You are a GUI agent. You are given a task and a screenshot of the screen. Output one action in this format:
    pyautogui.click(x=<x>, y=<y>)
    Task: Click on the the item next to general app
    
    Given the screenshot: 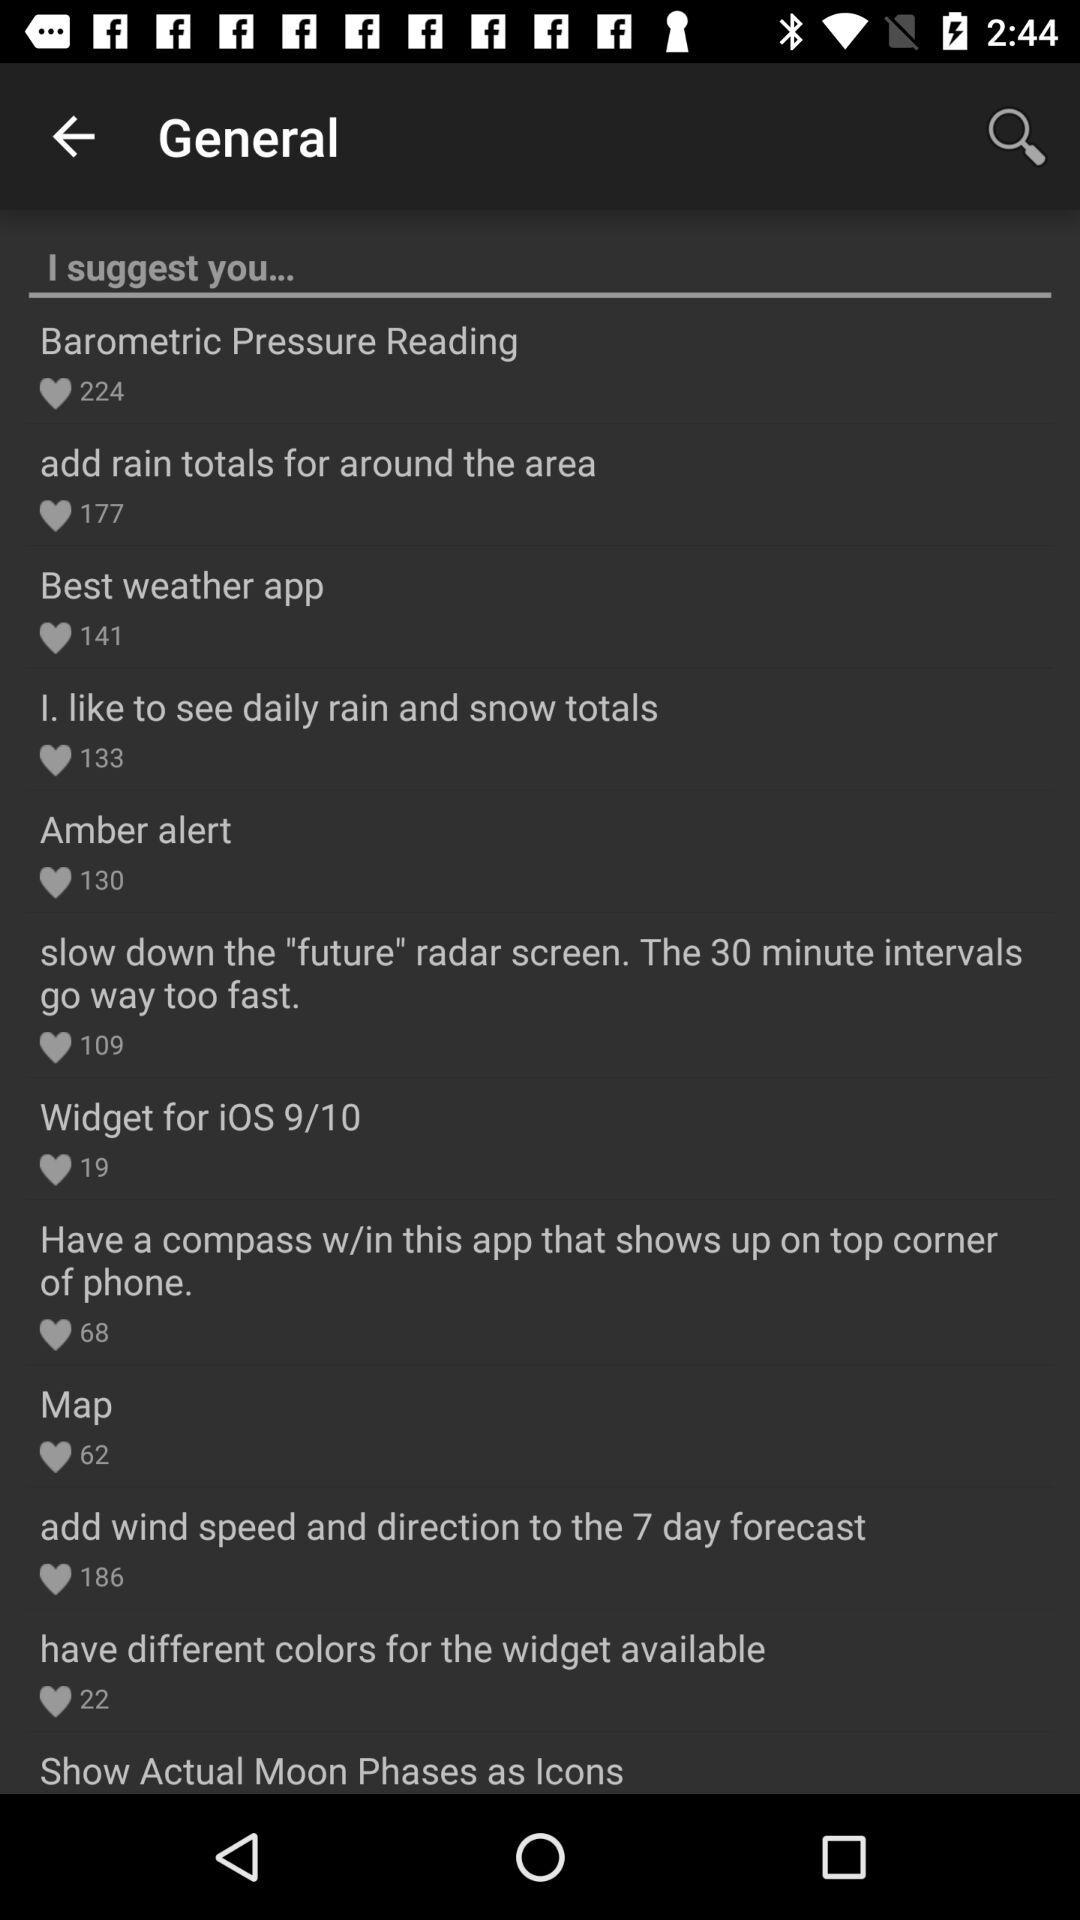 What is the action you would take?
    pyautogui.click(x=1017, y=135)
    